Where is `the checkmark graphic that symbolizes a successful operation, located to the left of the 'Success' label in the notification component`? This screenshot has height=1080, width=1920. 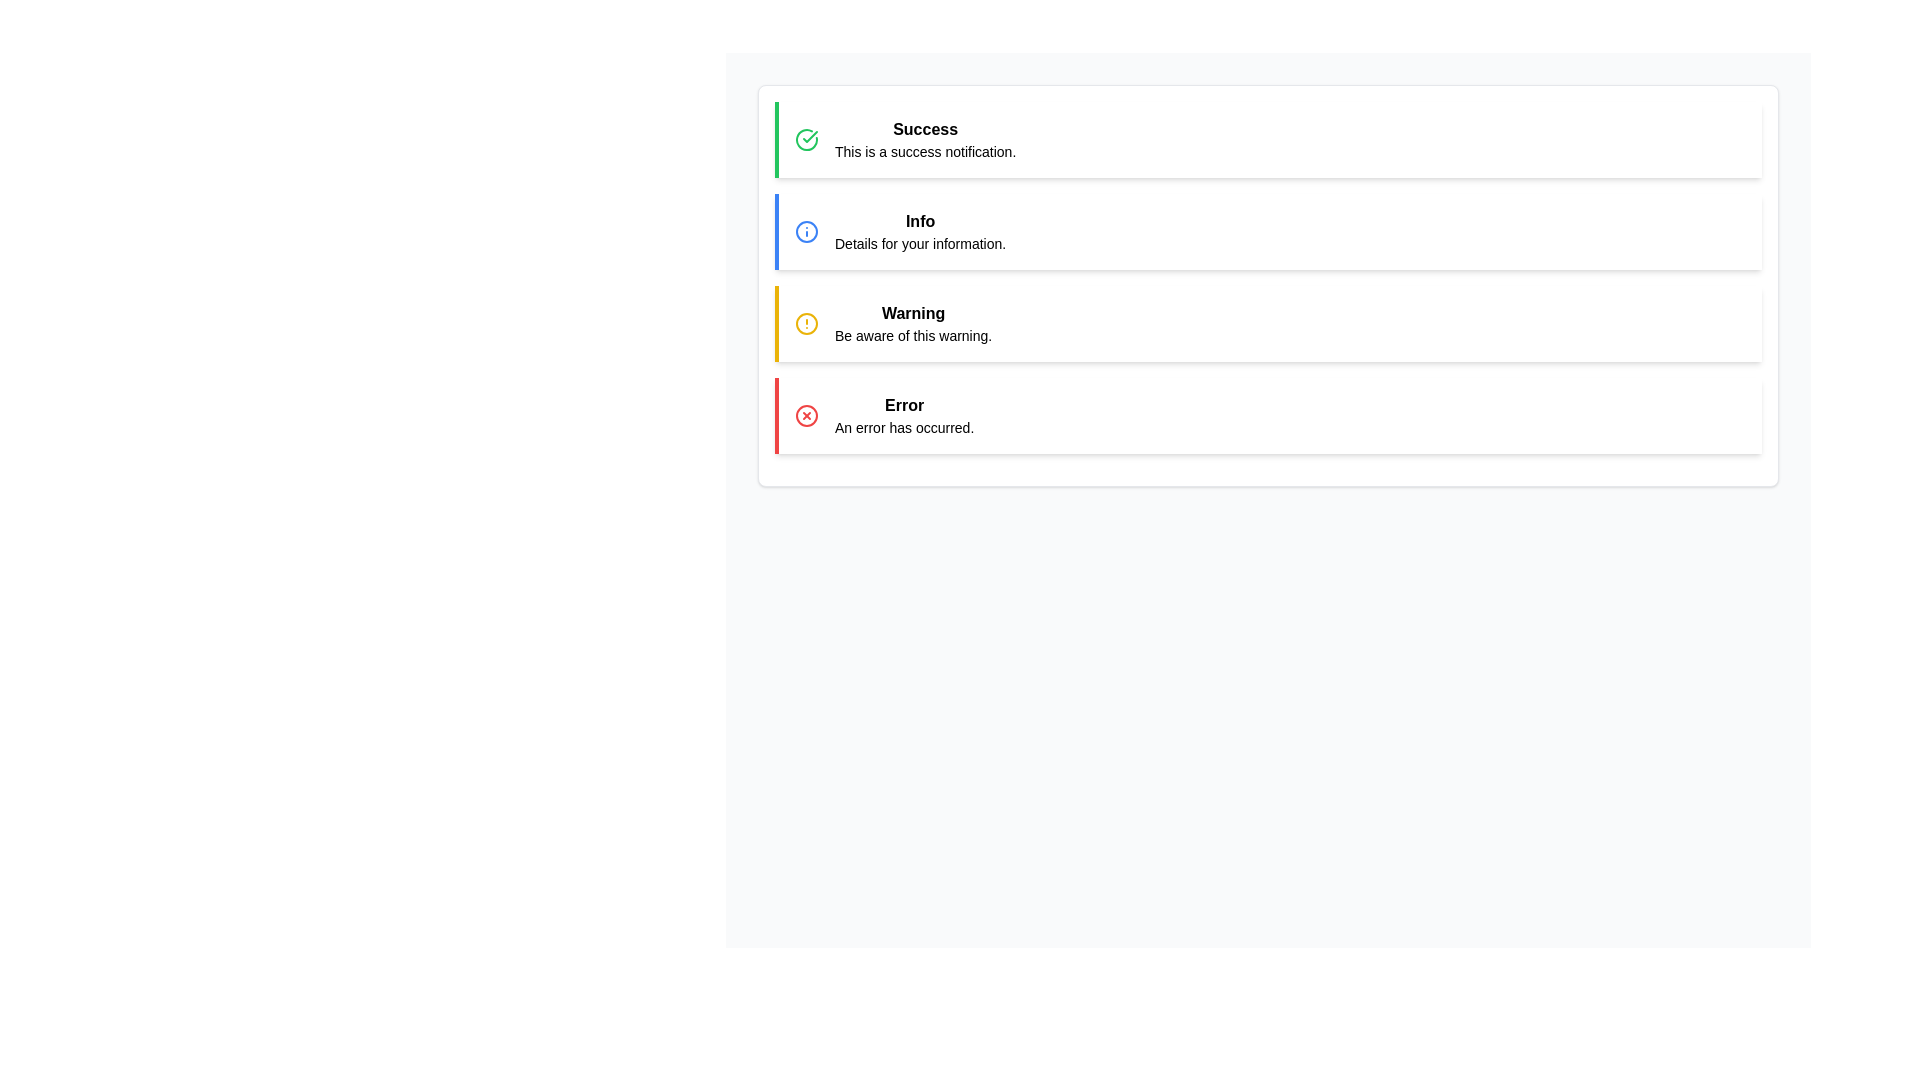 the checkmark graphic that symbolizes a successful operation, located to the left of the 'Success' label in the notification component is located at coordinates (810, 136).